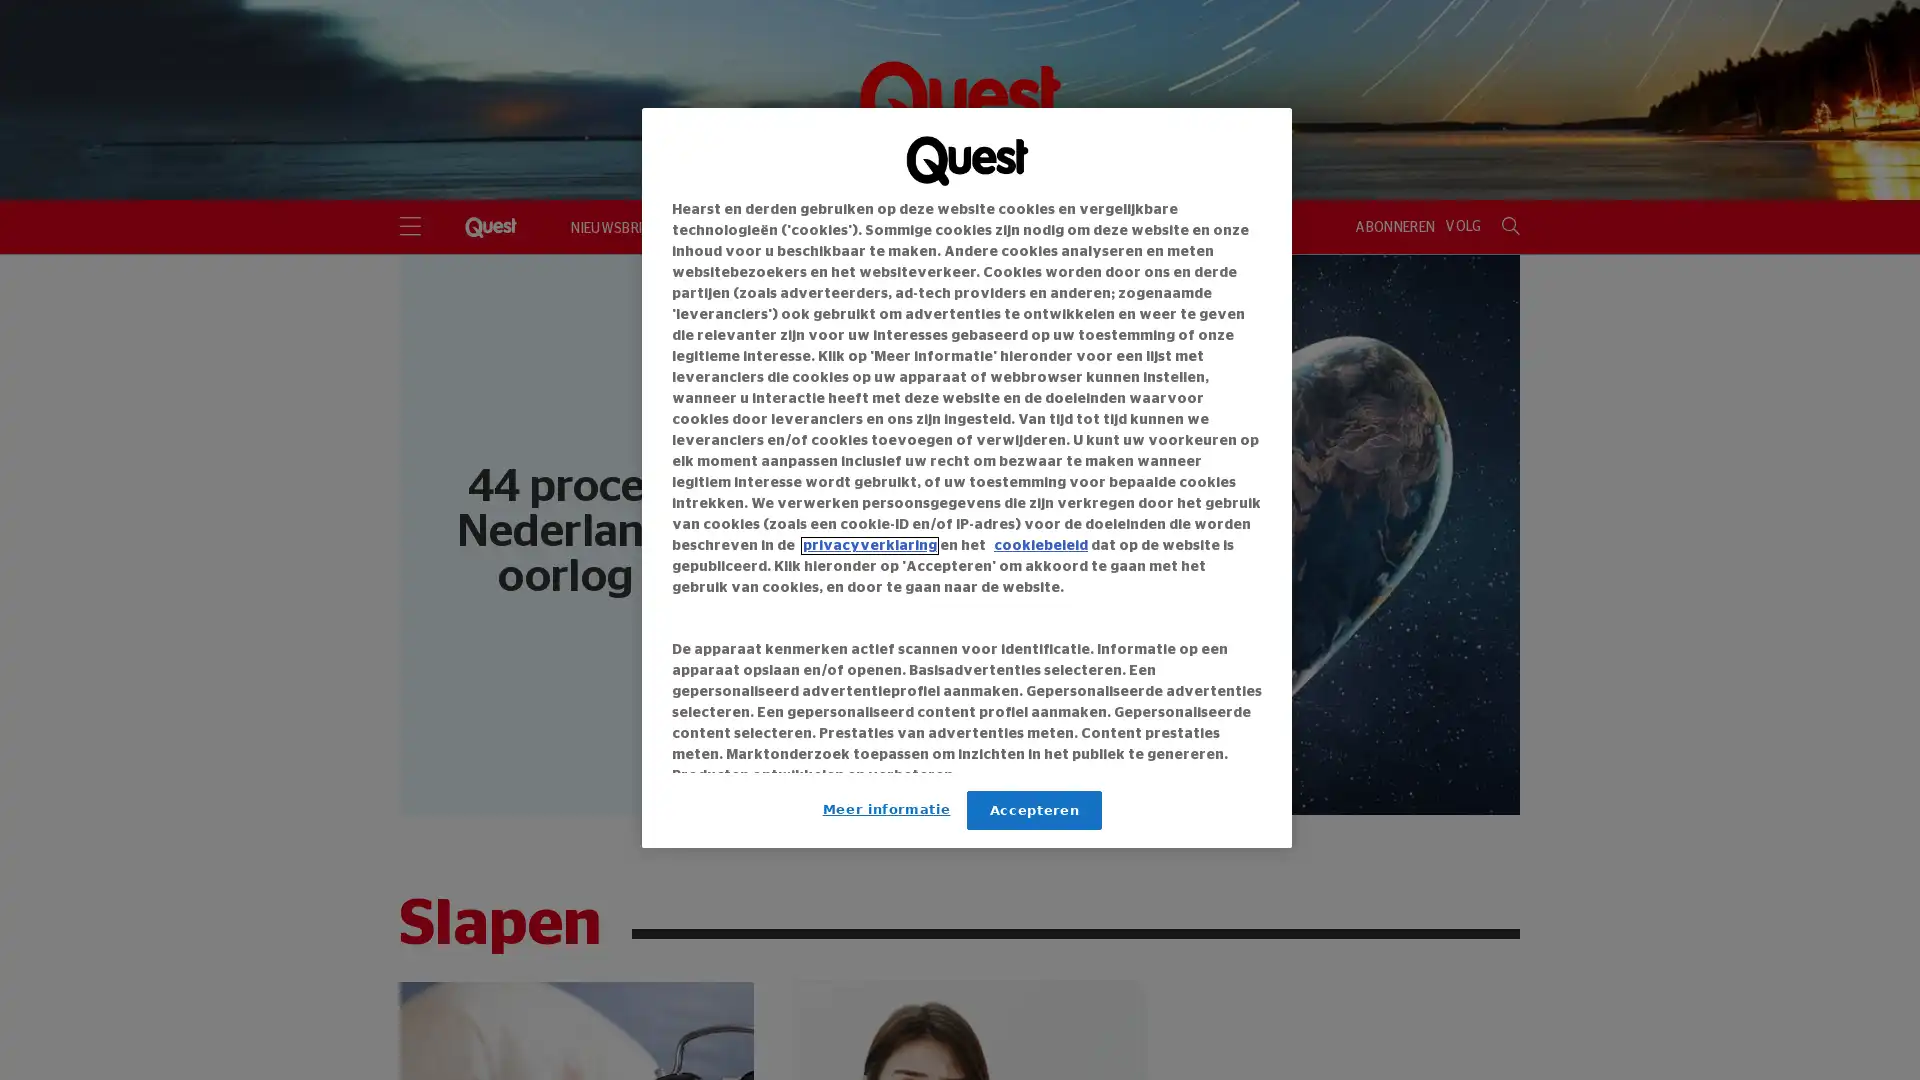  Describe the element at coordinates (885, 808) in the screenshot. I see `Meer informatie` at that location.